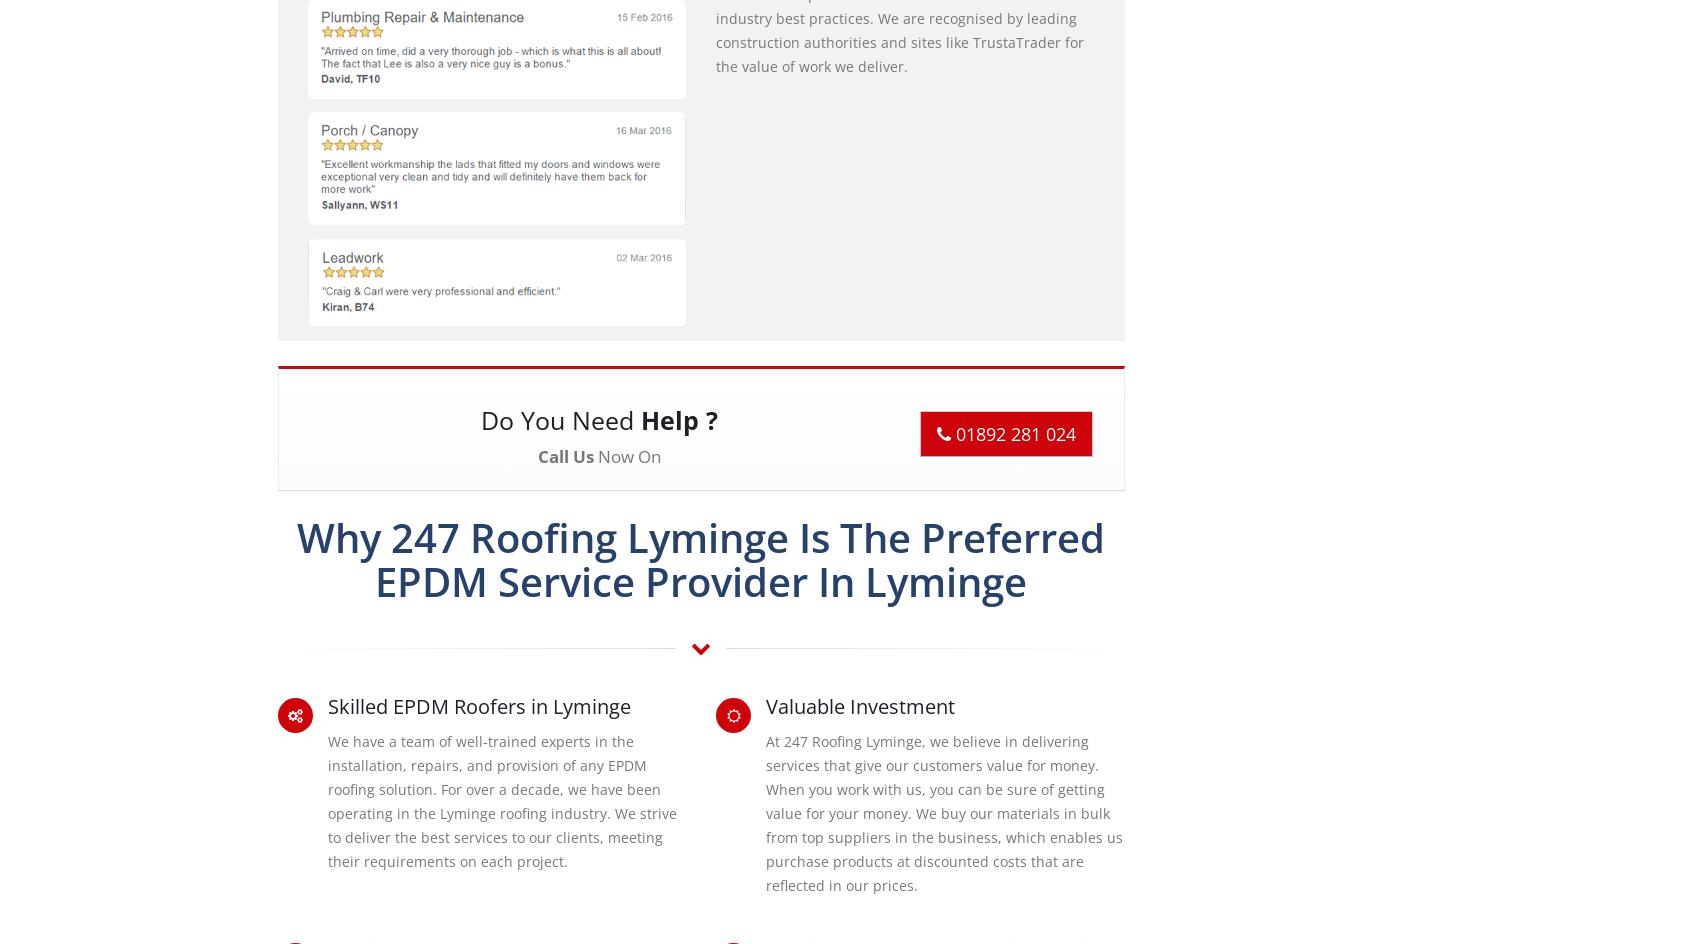 Image resolution: width=1695 pixels, height=944 pixels. Describe the element at coordinates (859, 704) in the screenshot. I see `'Valuable Investment'` at that location.